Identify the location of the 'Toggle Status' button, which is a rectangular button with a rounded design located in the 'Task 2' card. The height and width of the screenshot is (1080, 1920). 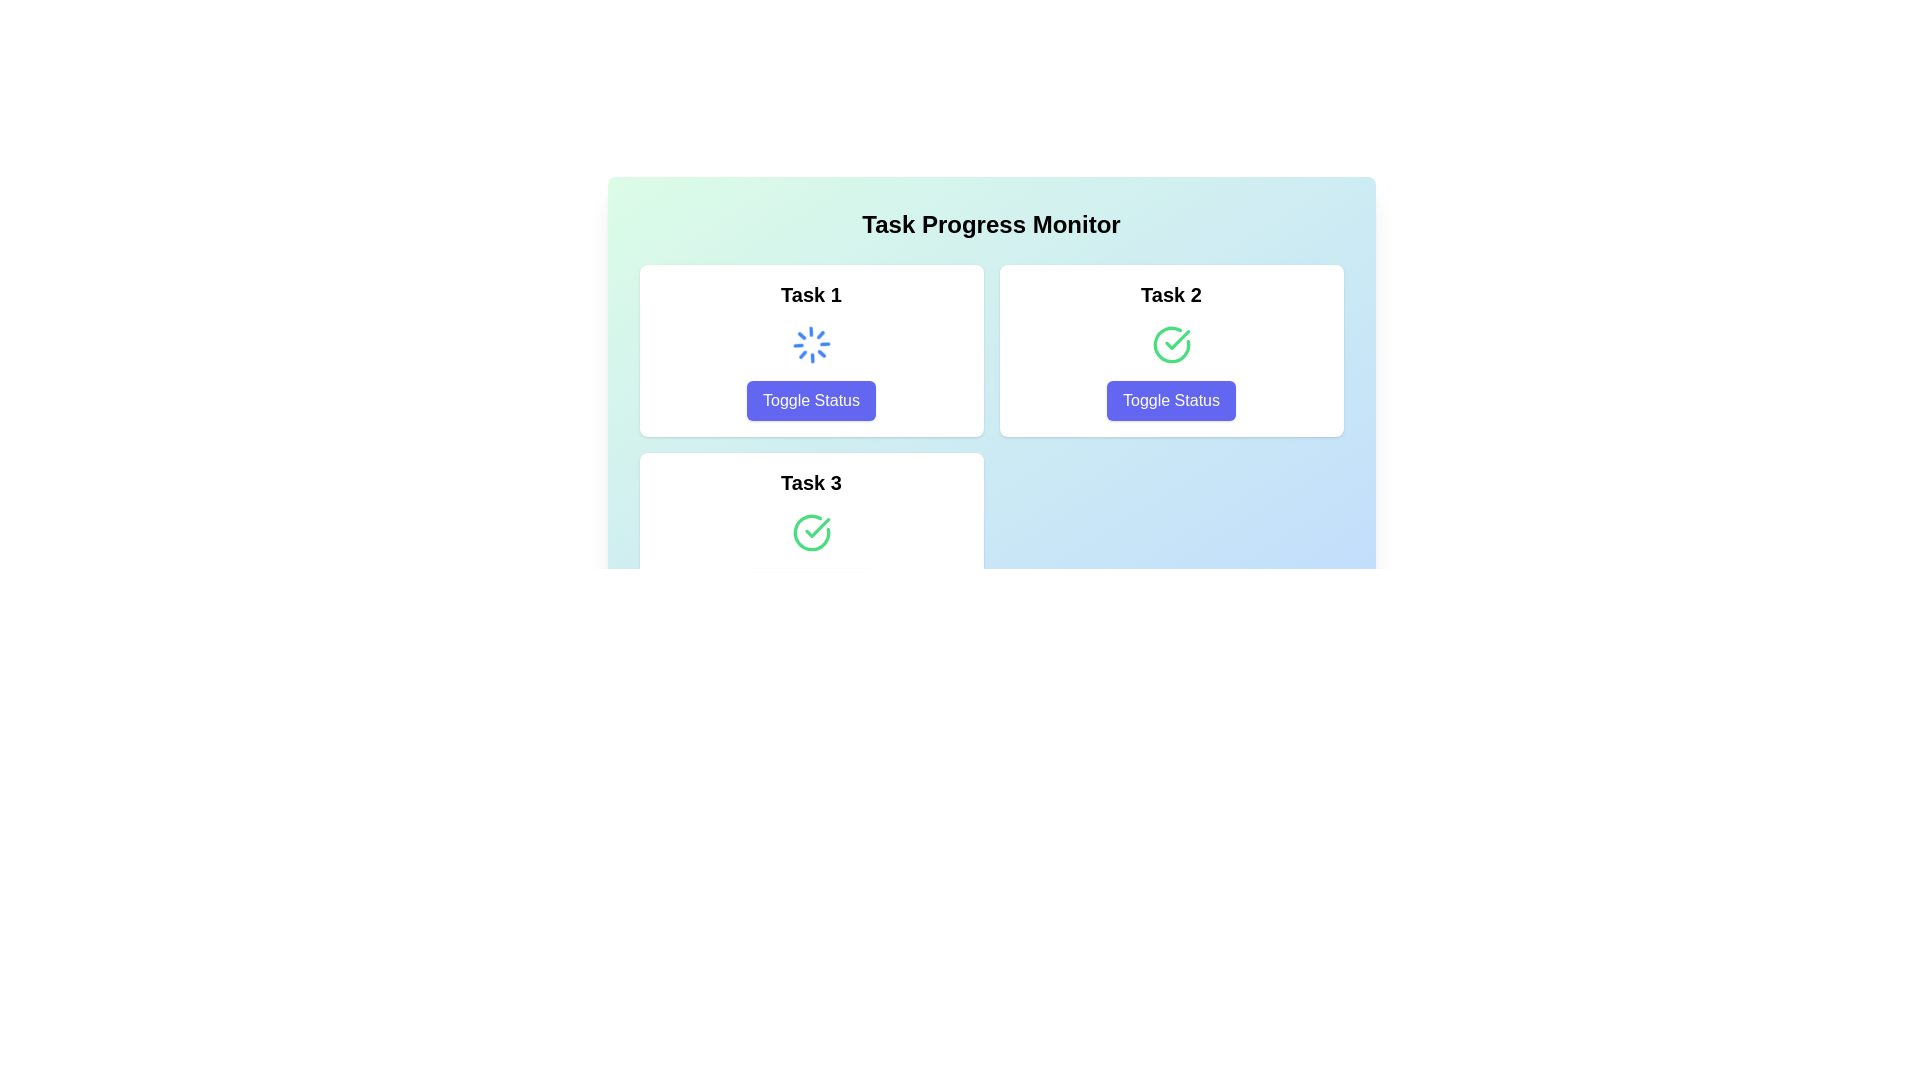
(1171, 401).